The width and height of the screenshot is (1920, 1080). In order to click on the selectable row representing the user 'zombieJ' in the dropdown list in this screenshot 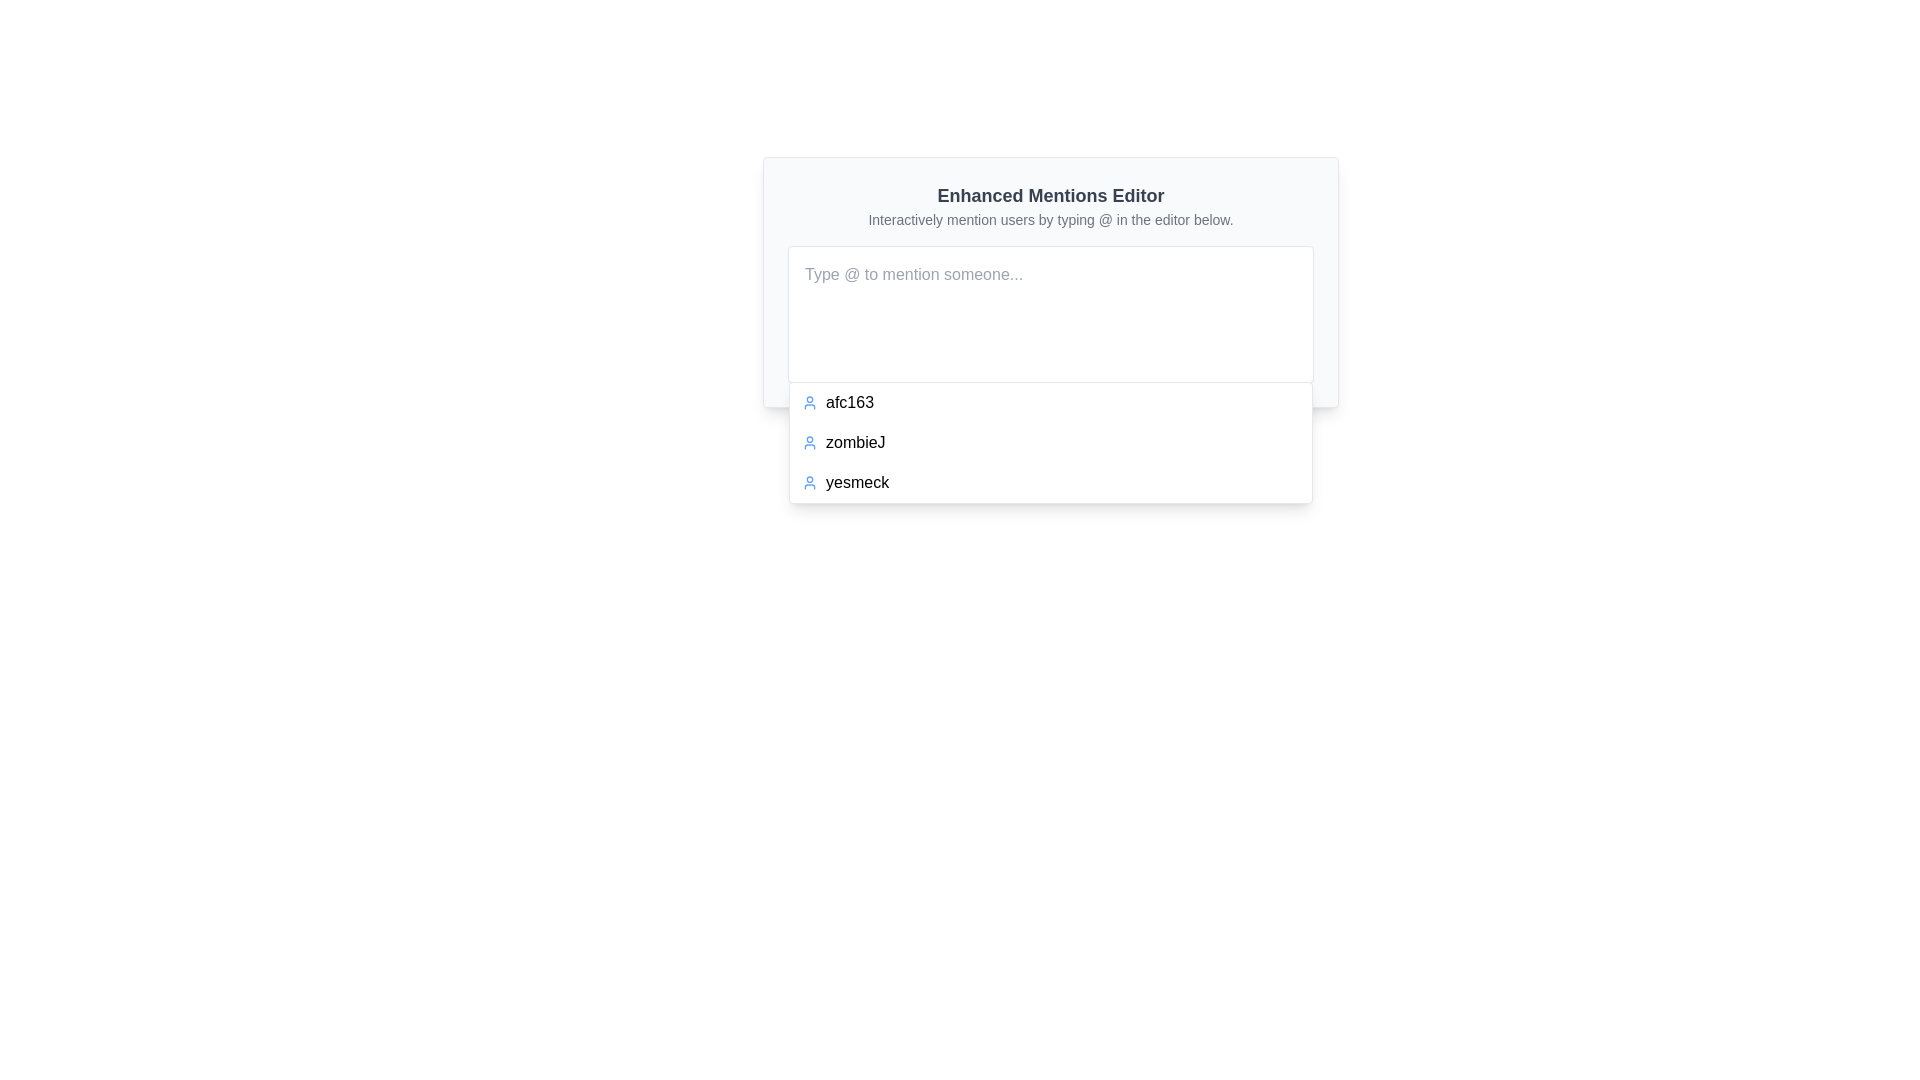, I will do `click(1050, 442)`.